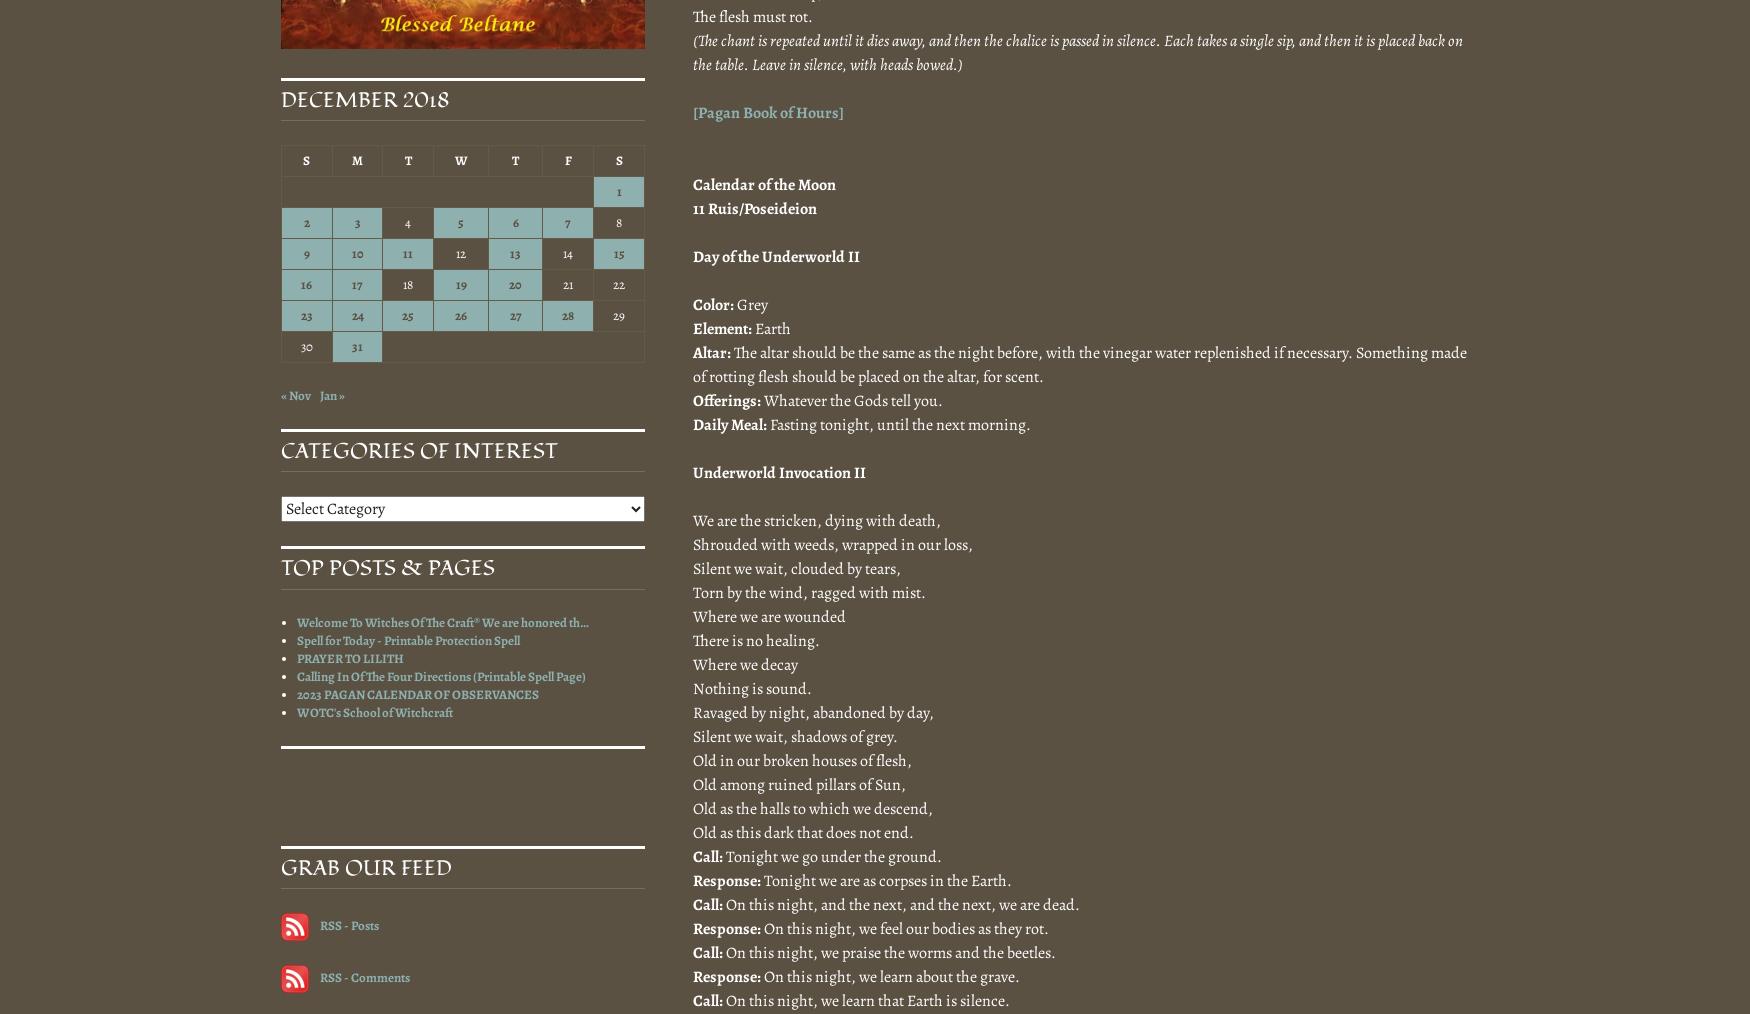 The width and height of the screenshot is (1750, 1014). What do you see at coordinates (460, 221) in the screenshot?
I see `'5'` at bounding box center [460, 221].